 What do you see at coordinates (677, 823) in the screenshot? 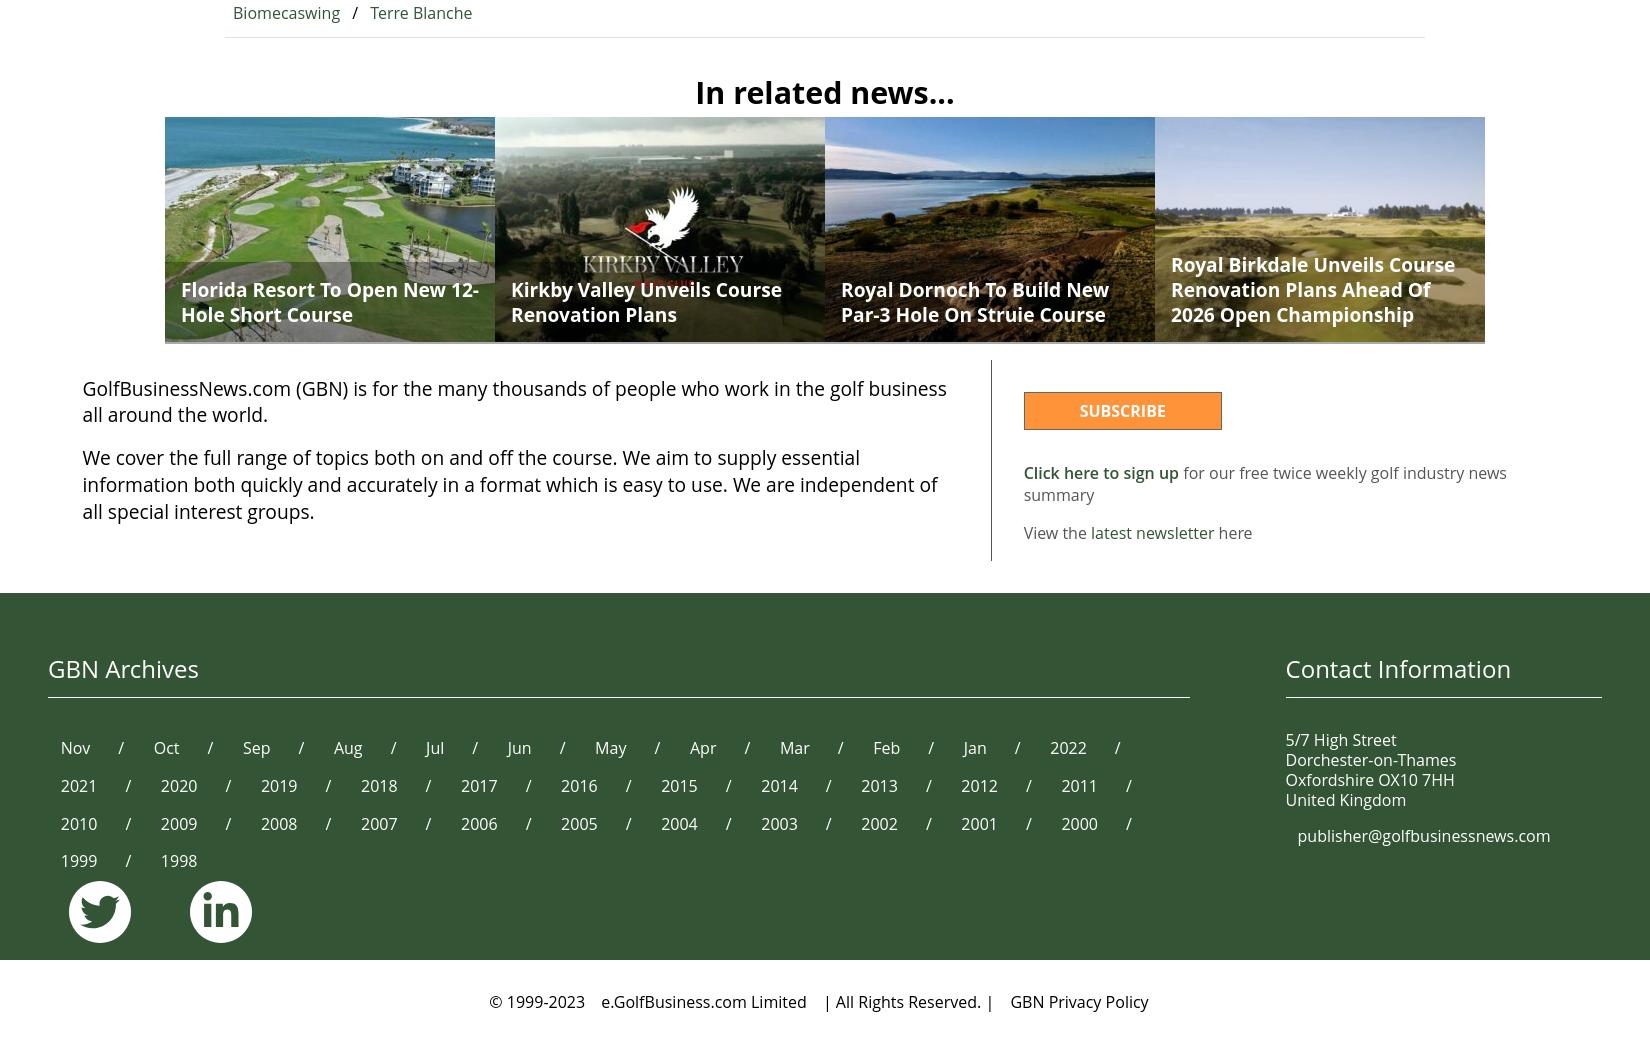
I see `'2004'` at bounding box center [677, 823].